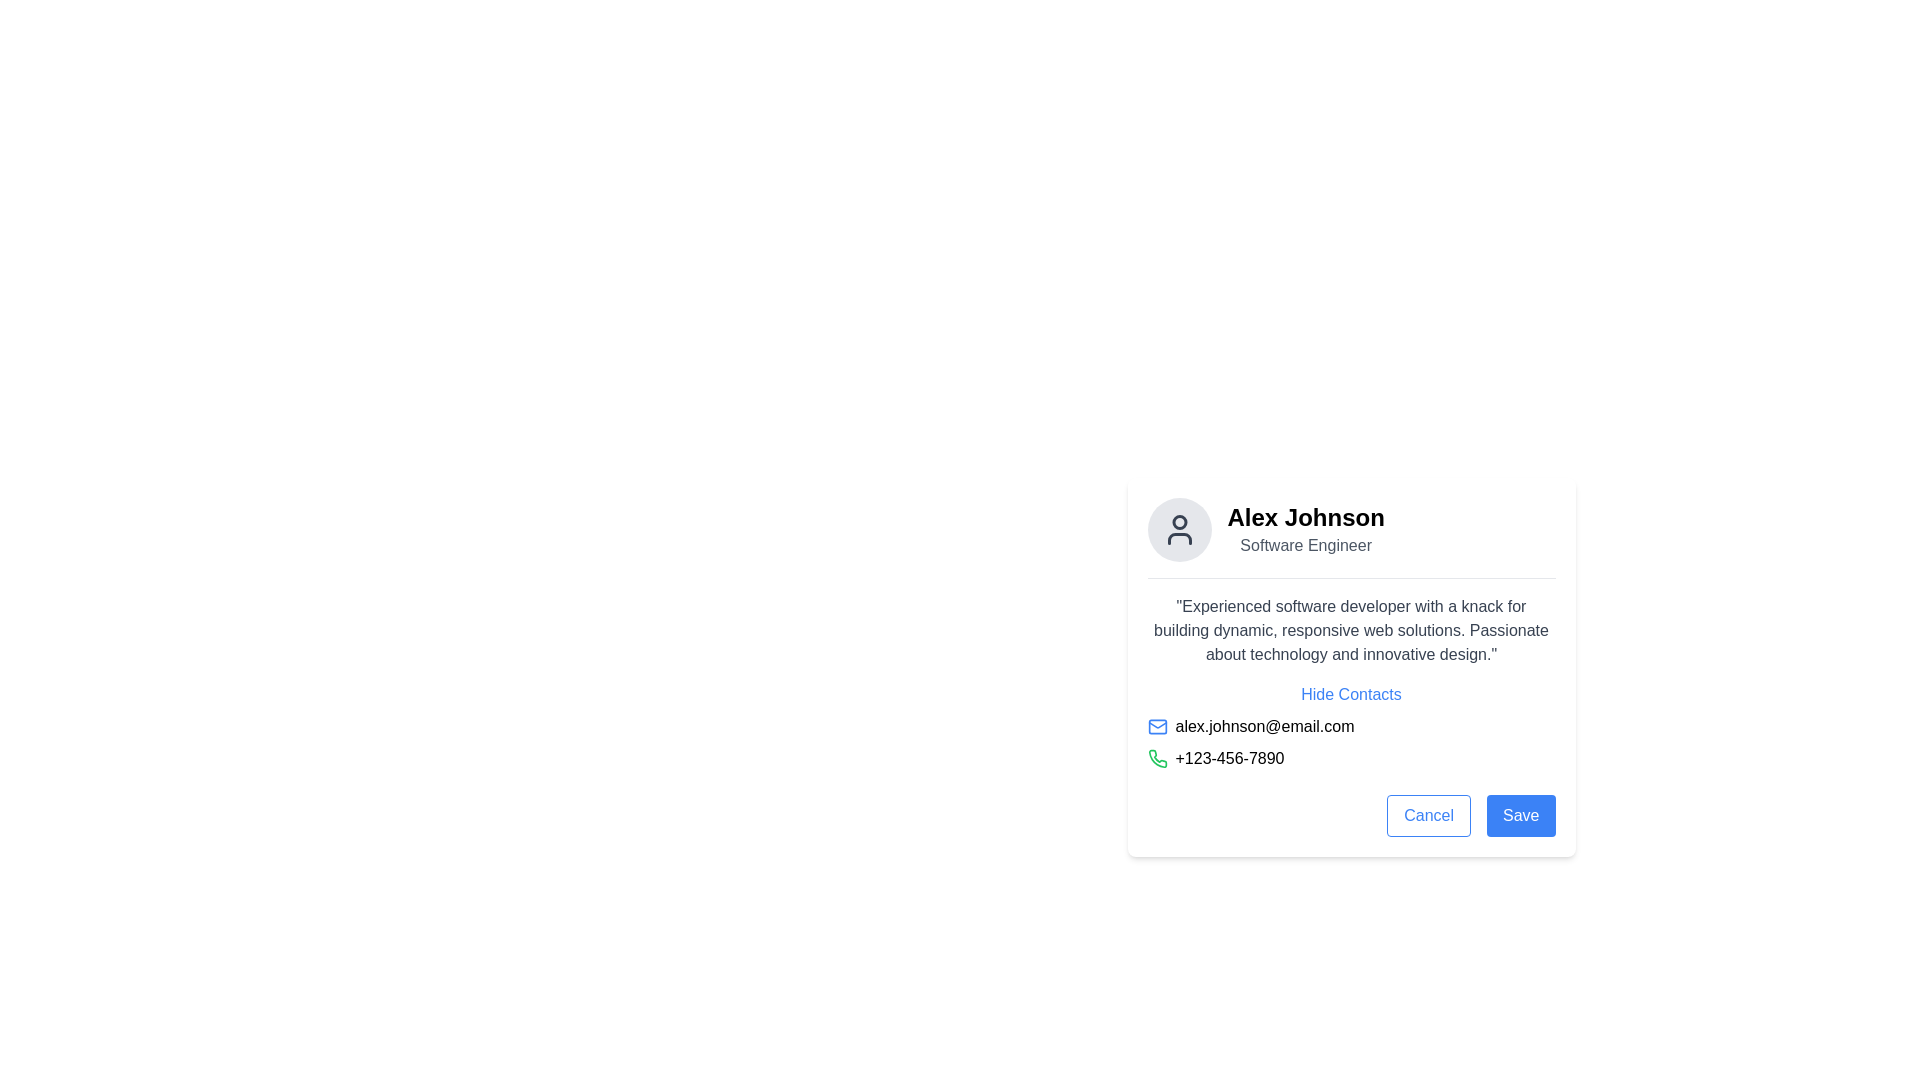  I want to click on text displayed in the profile card's name and designation area, which is visually represented in bold large text followed by smaller gray text, so click(1306, 528).